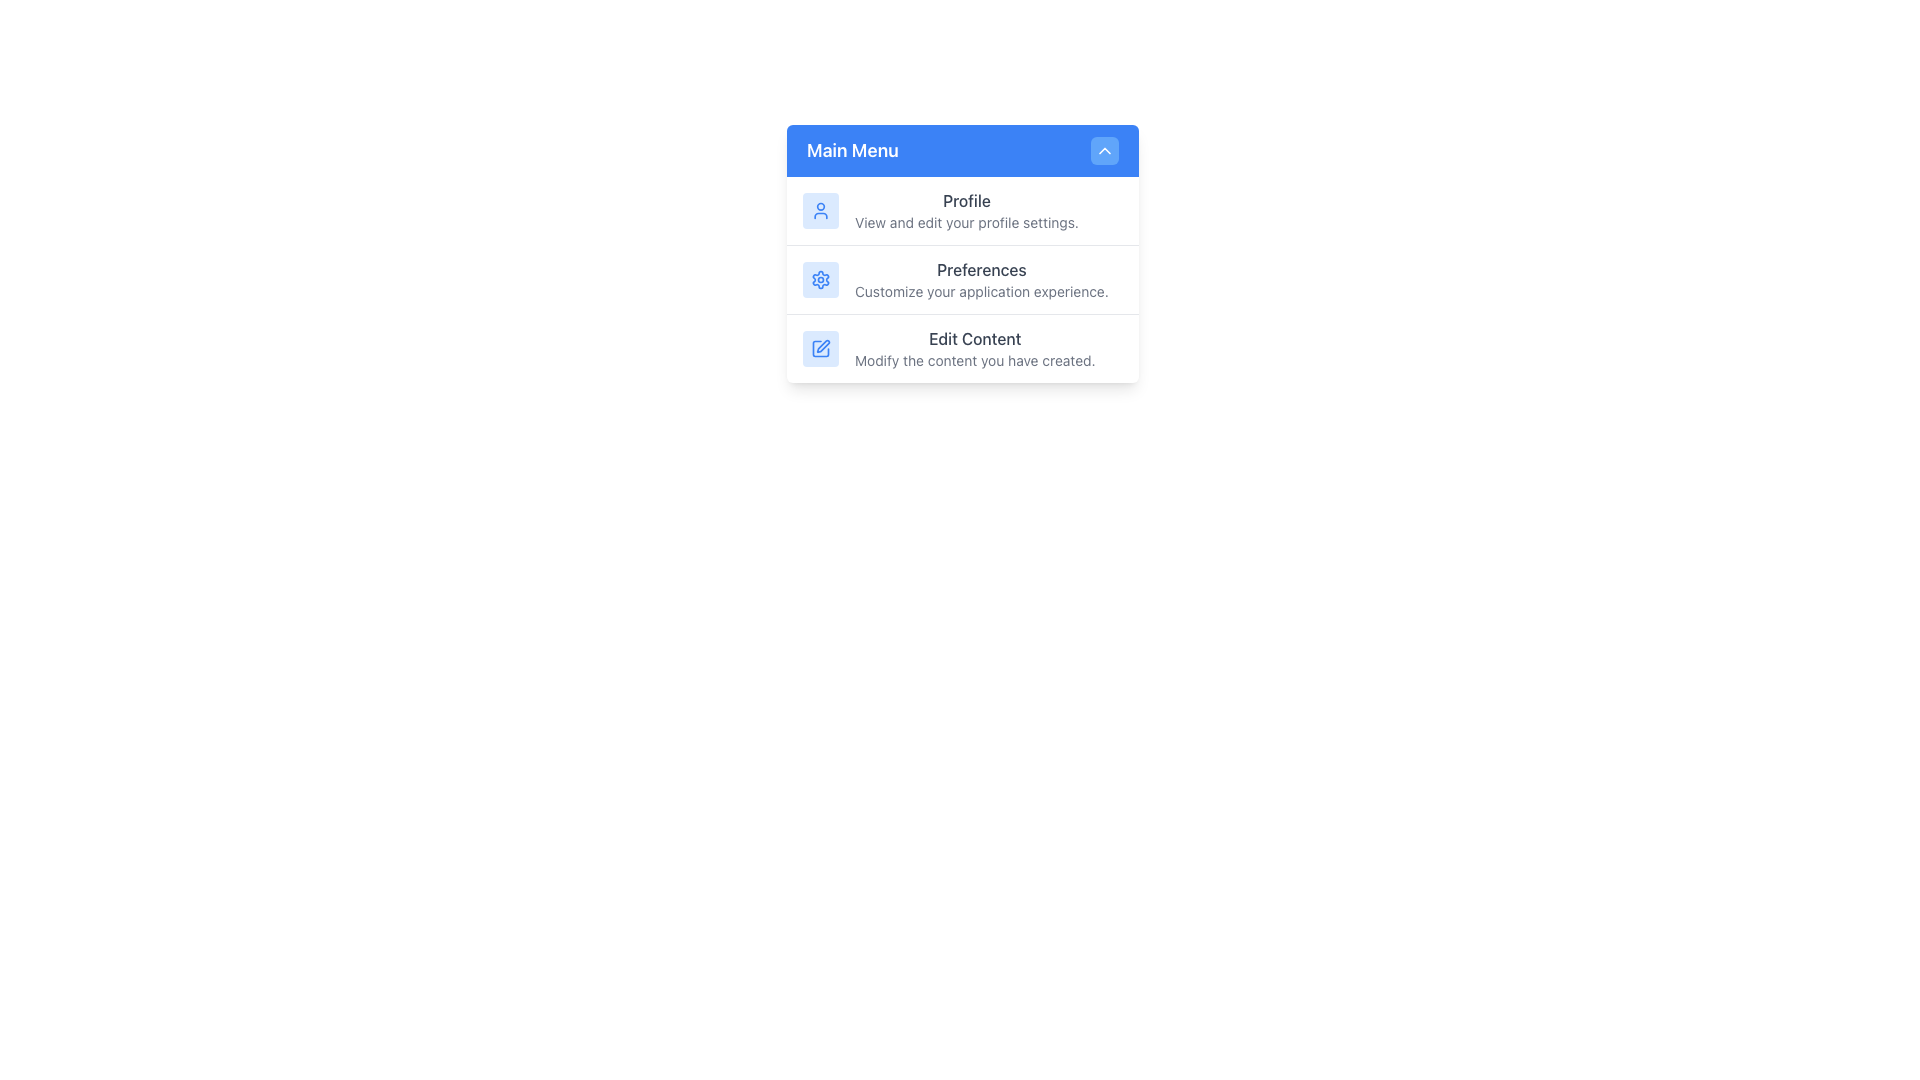 The width and height of the screenshot is (1920, 1080). Describe the element at coordinates (820, 211) in the screenshot. I see `the 'Profile' icon located at the top of the menu list, next to the 'Profile' text label` at that location.